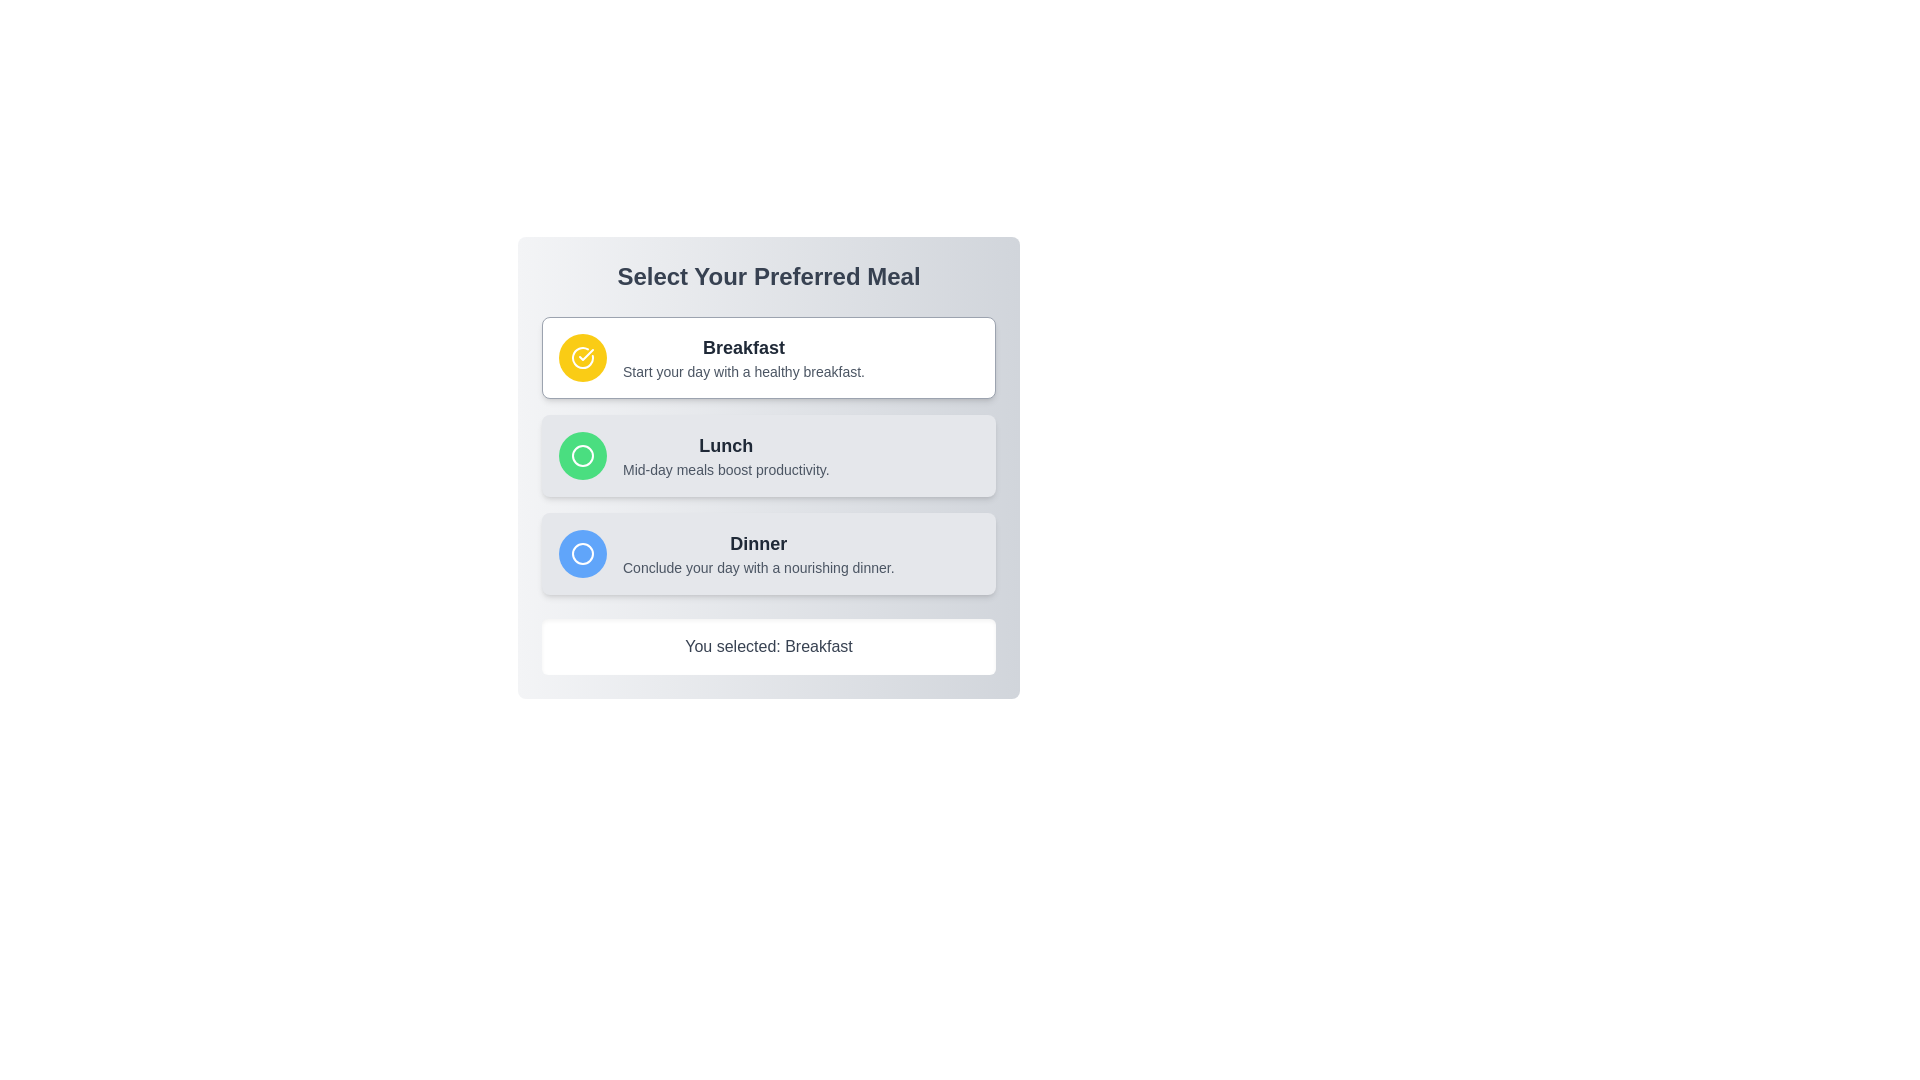  Describe the element at coordinates (767, 455) in the screenshot. I see `the selectable lunch meal option, which is the second option in a vertical list` at that location.